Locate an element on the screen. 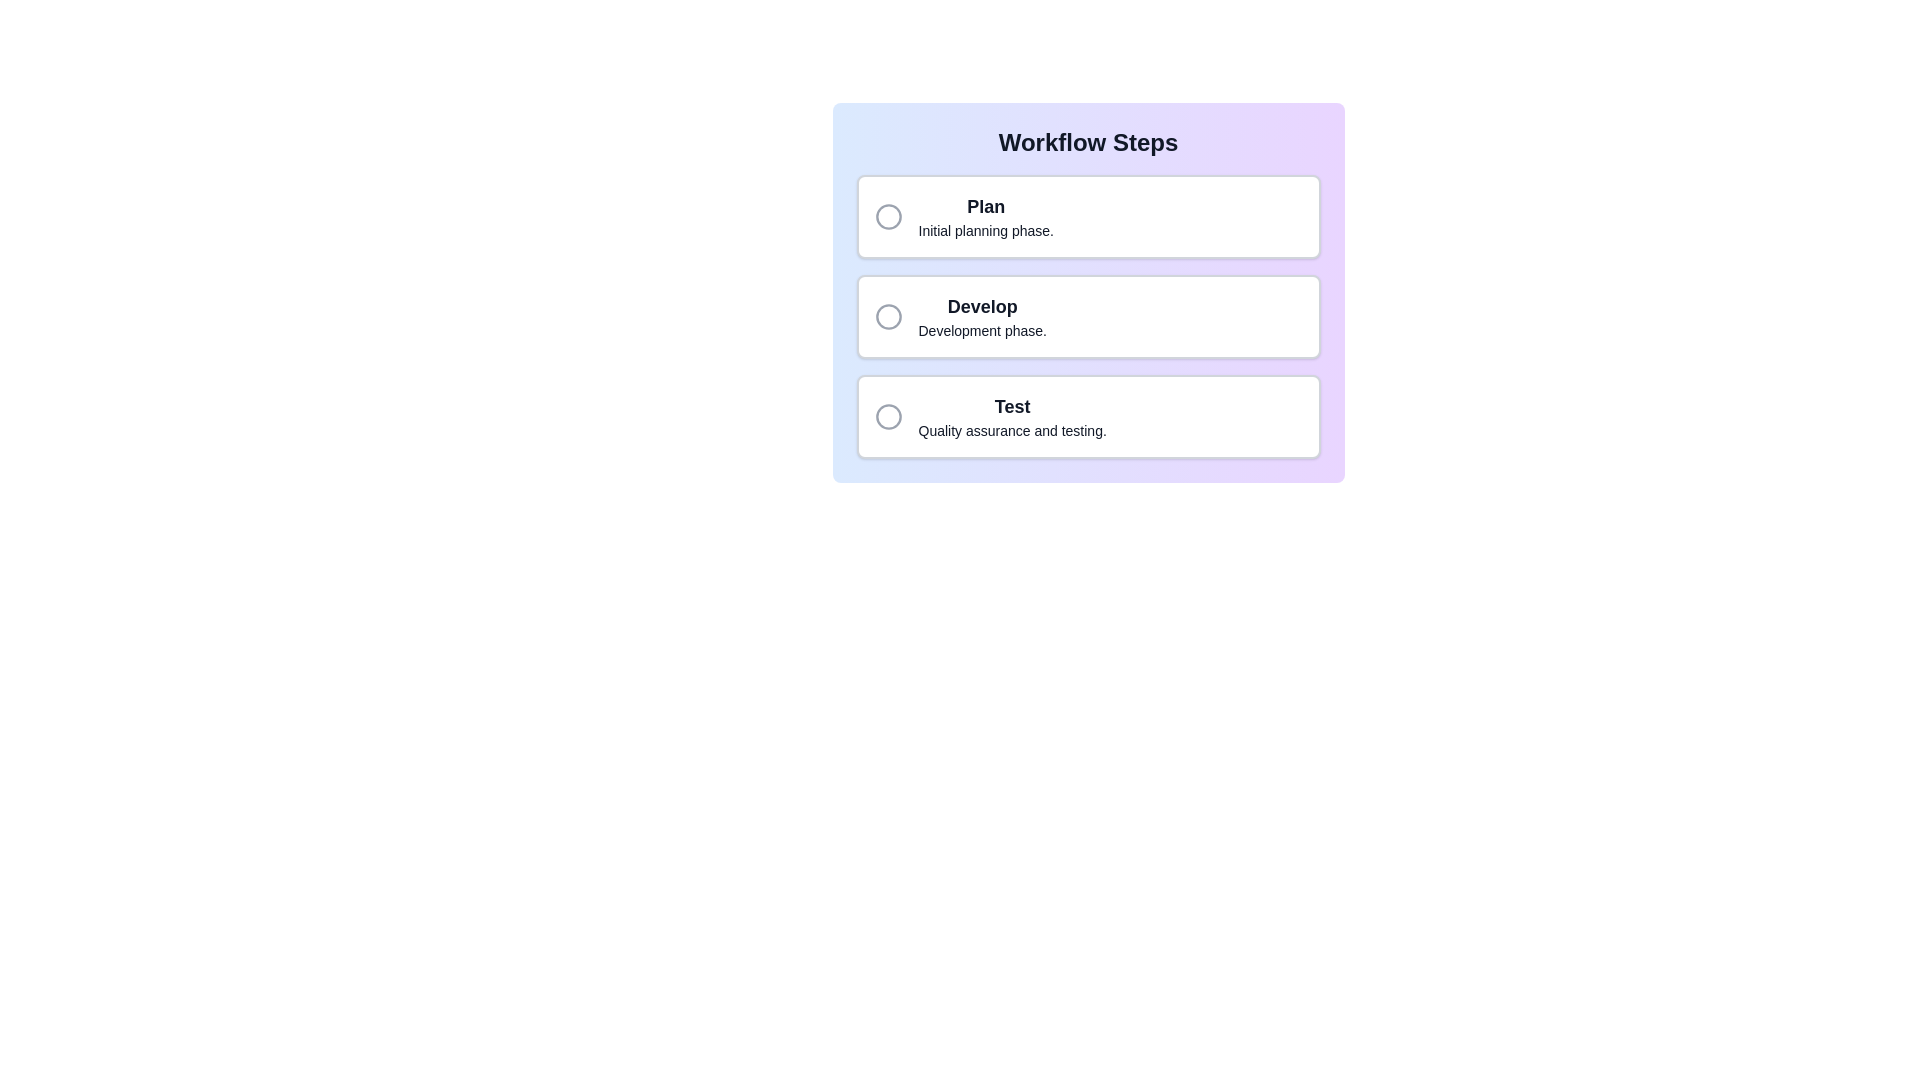  the text label that serves as the title for the third step in the workflow, located beneath 'Workflow Steps' and above 'Quality assurance and testing' is located at coordinates (1012, 406).